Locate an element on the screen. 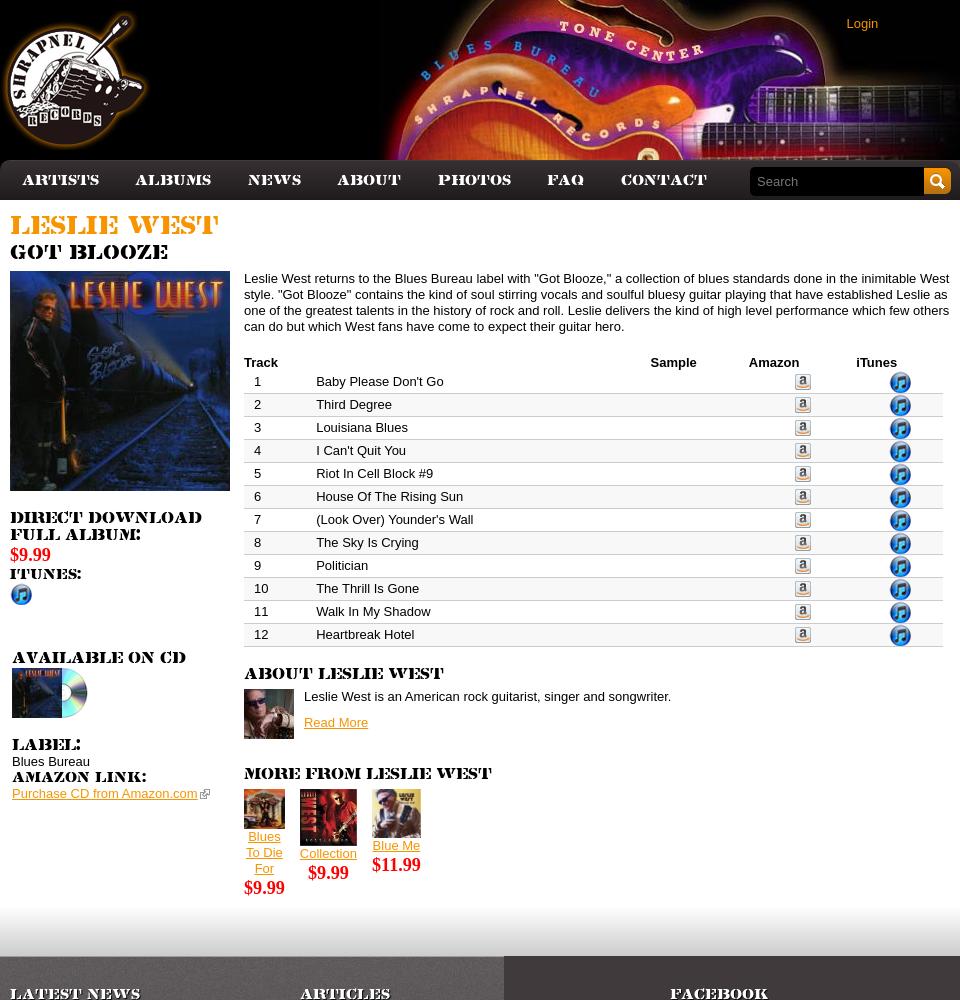  '7' is located at coordinates (255, 518).